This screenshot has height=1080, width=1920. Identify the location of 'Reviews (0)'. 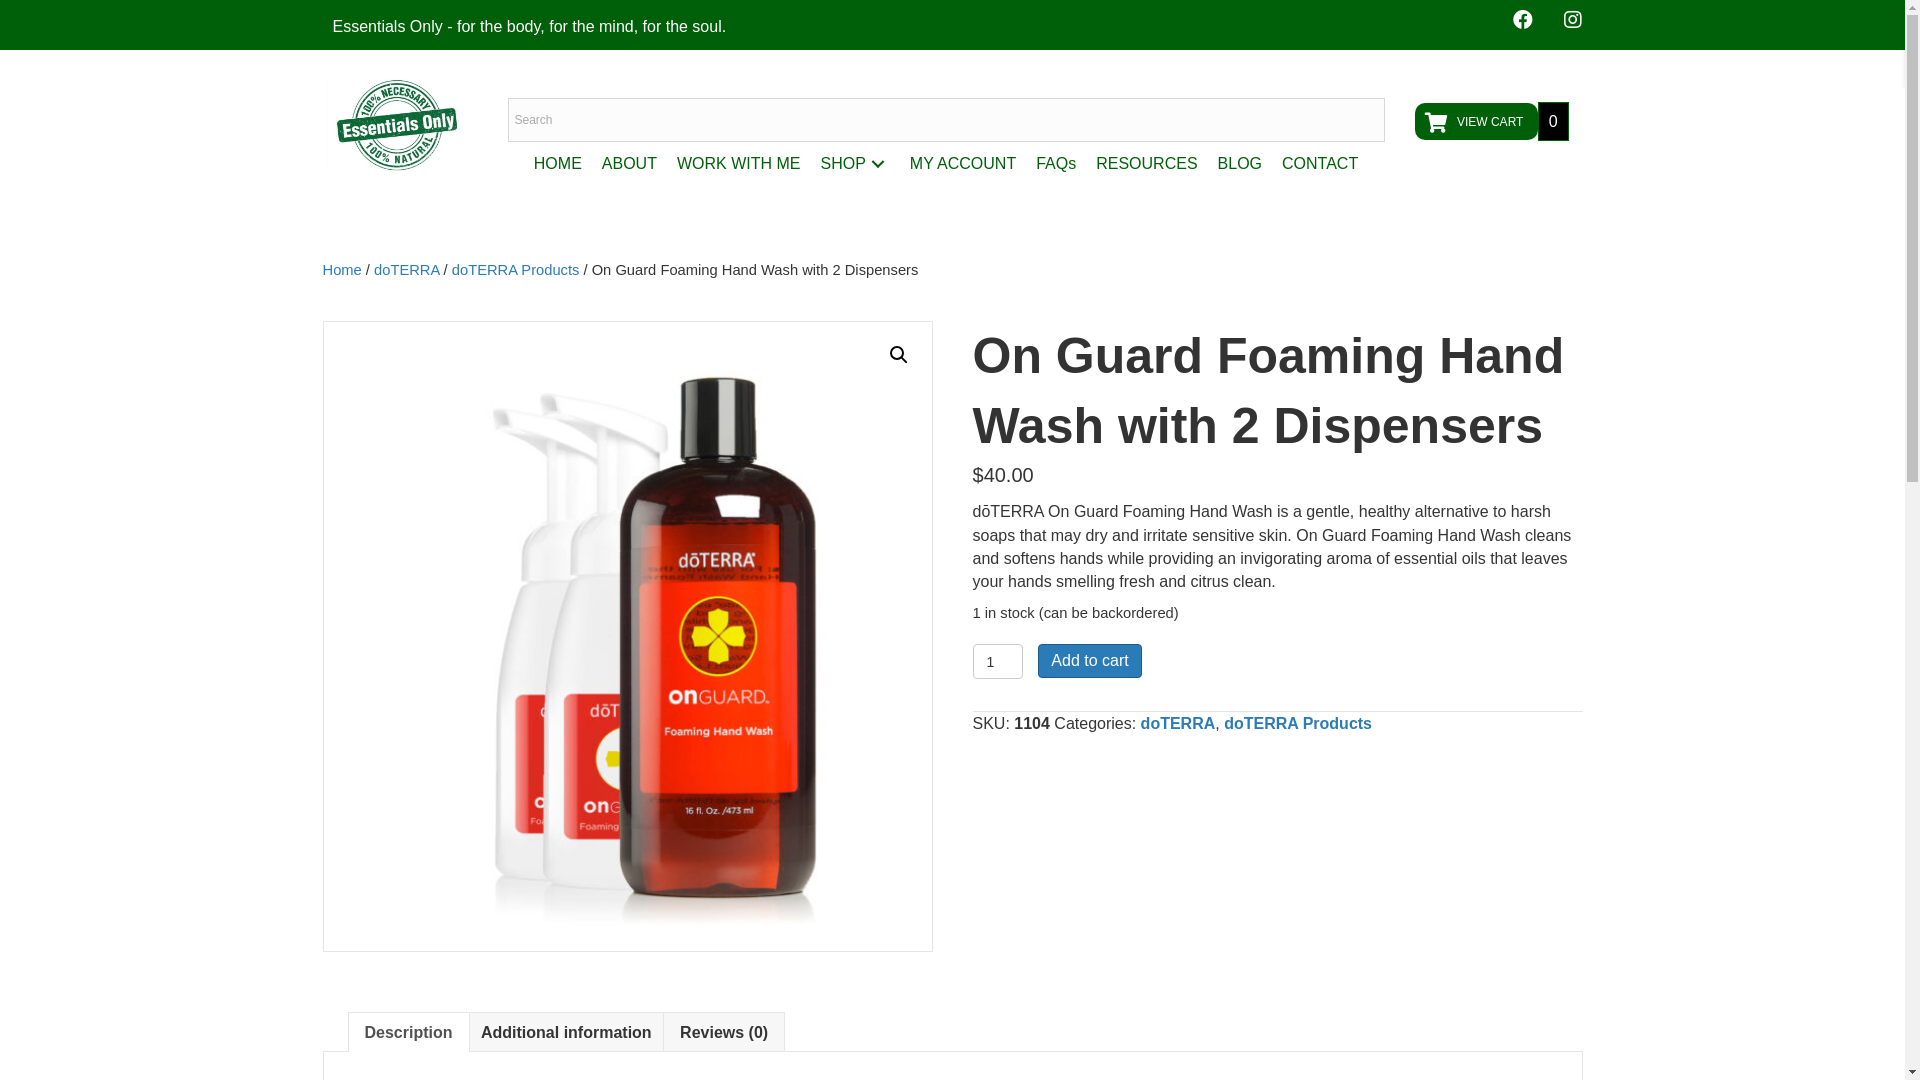
(723, 1032).